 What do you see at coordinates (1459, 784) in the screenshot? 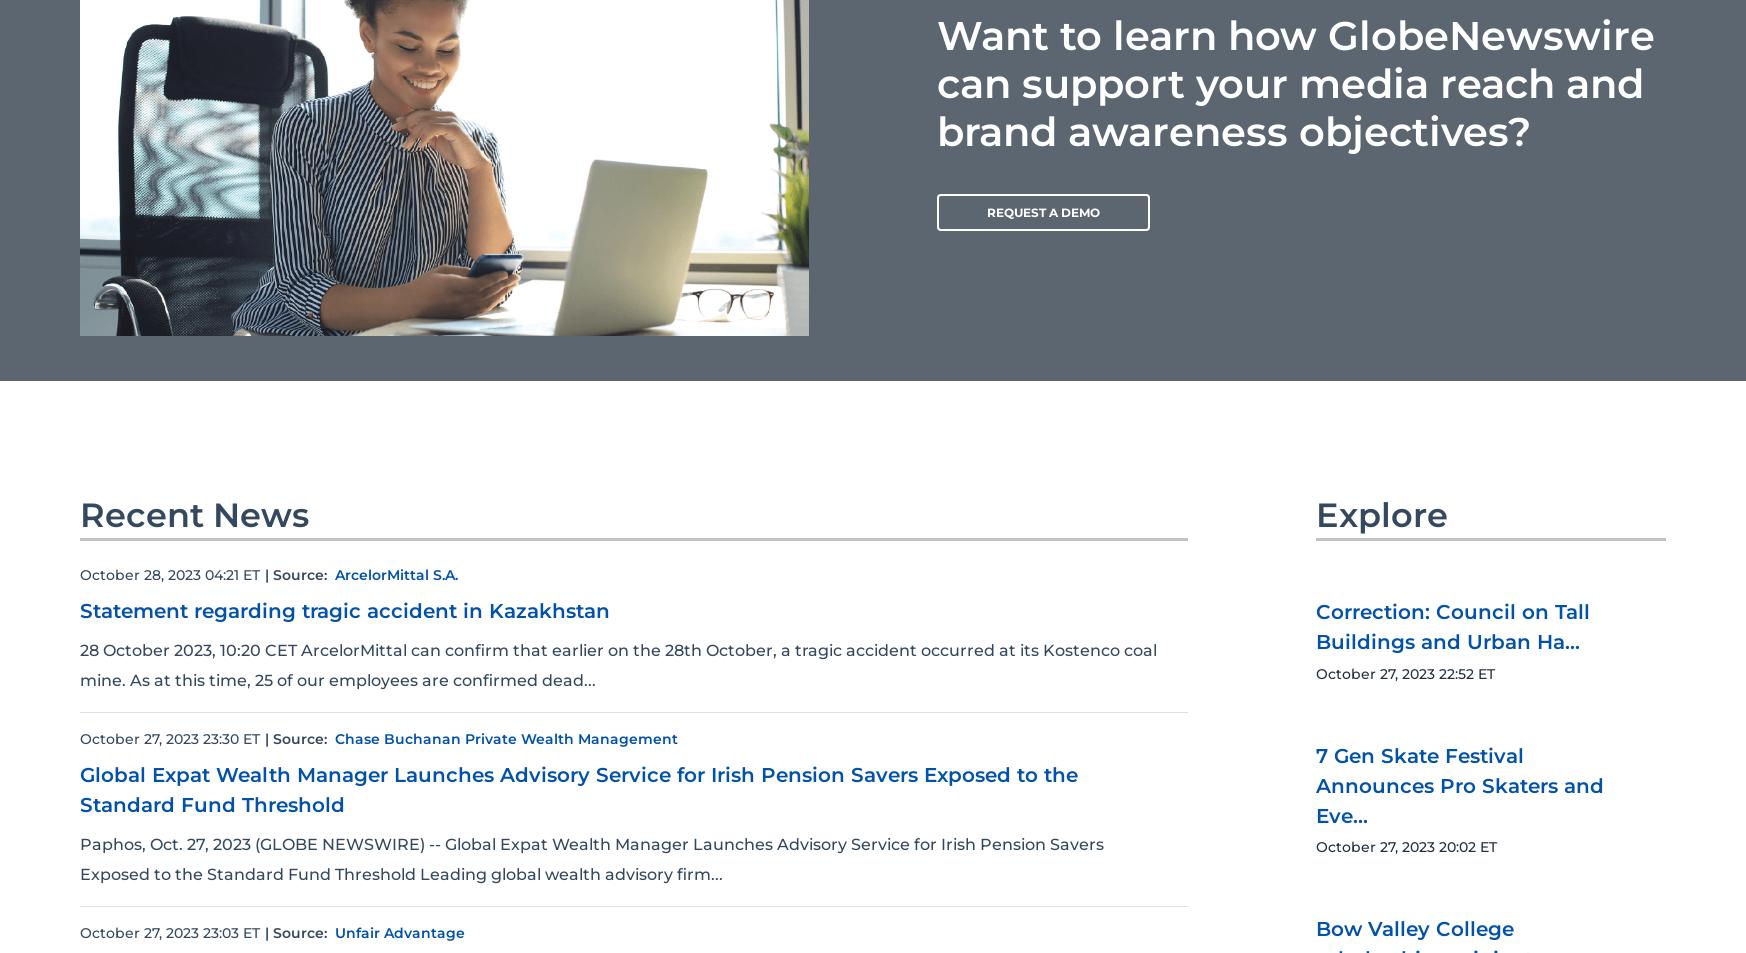
I see `'7 Gen Skate Festival Announces Pro Skaters and Eve...'` at bounding box center [1459, 784].